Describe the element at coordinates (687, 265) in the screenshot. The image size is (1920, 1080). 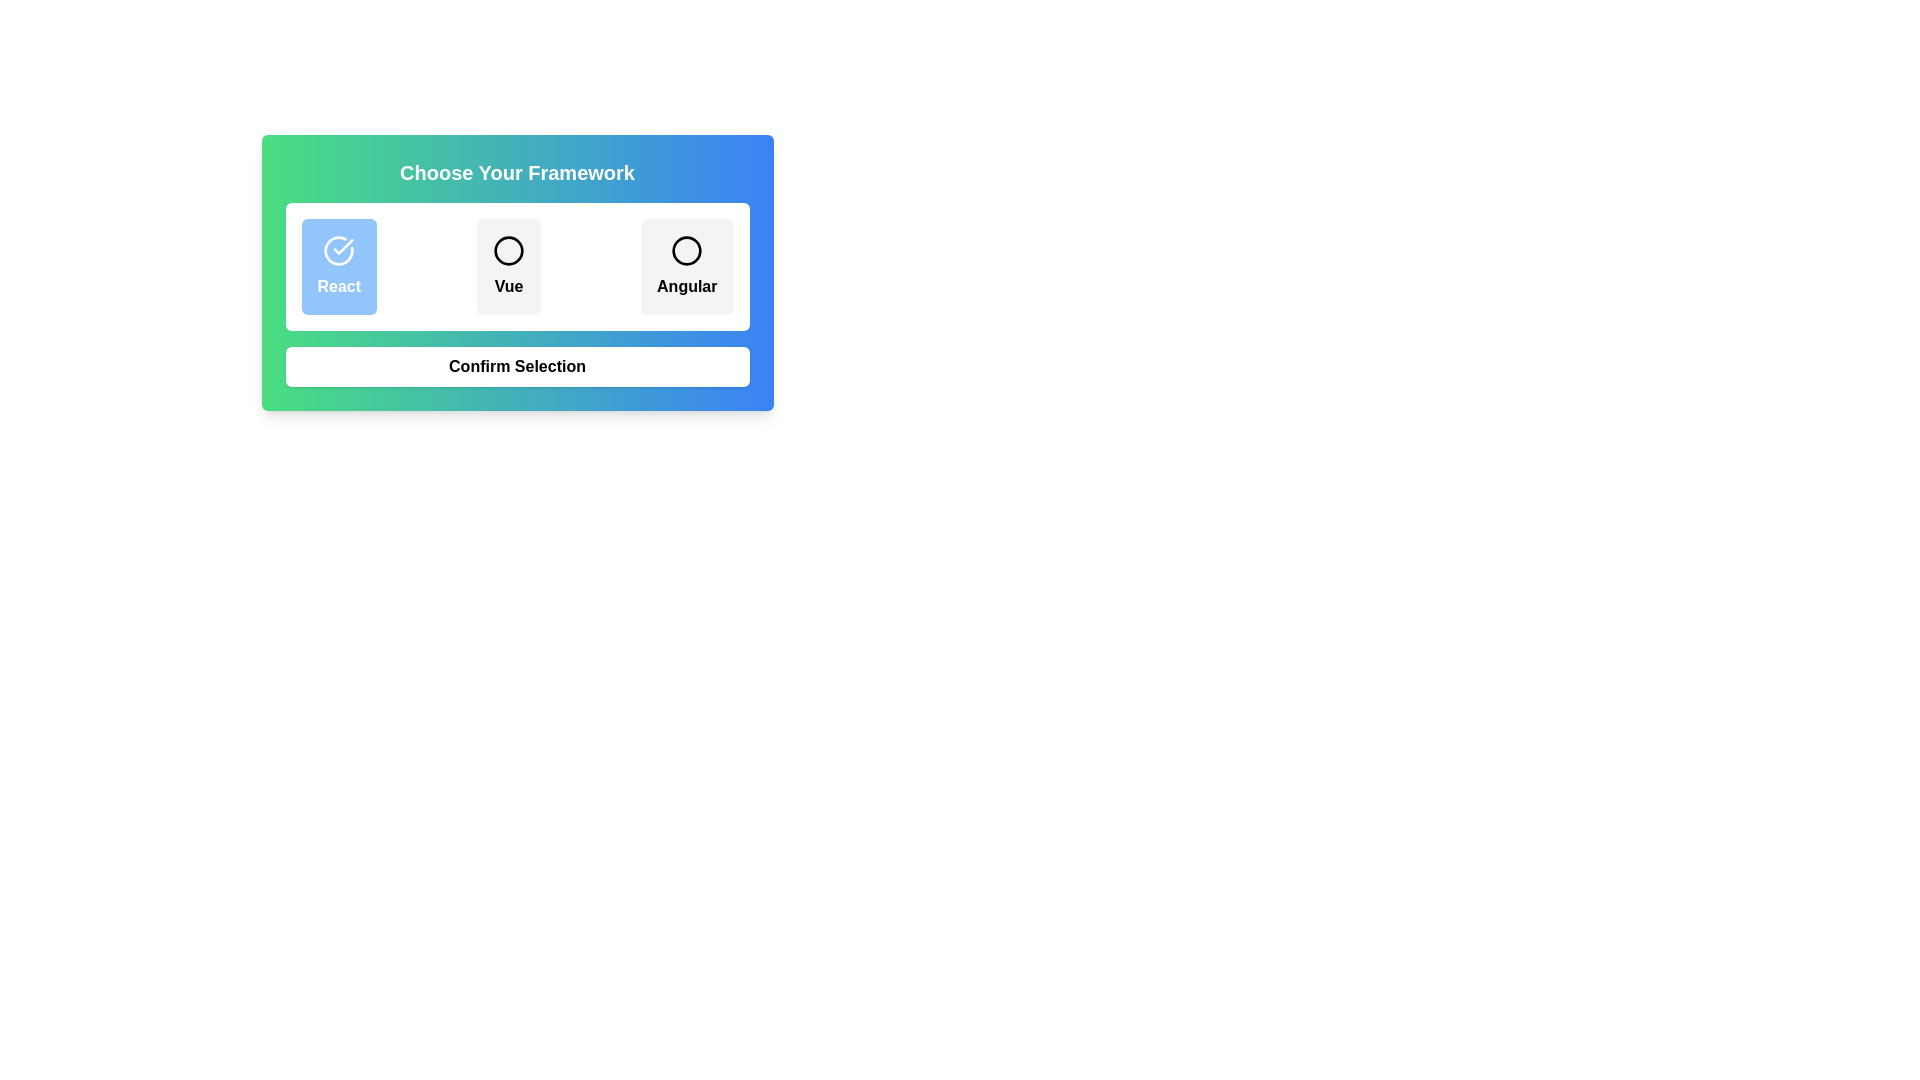
I see `the third button labeled 'Angular' which is positioned to the right of the 'React' and 'Vue' buttons` at that location.